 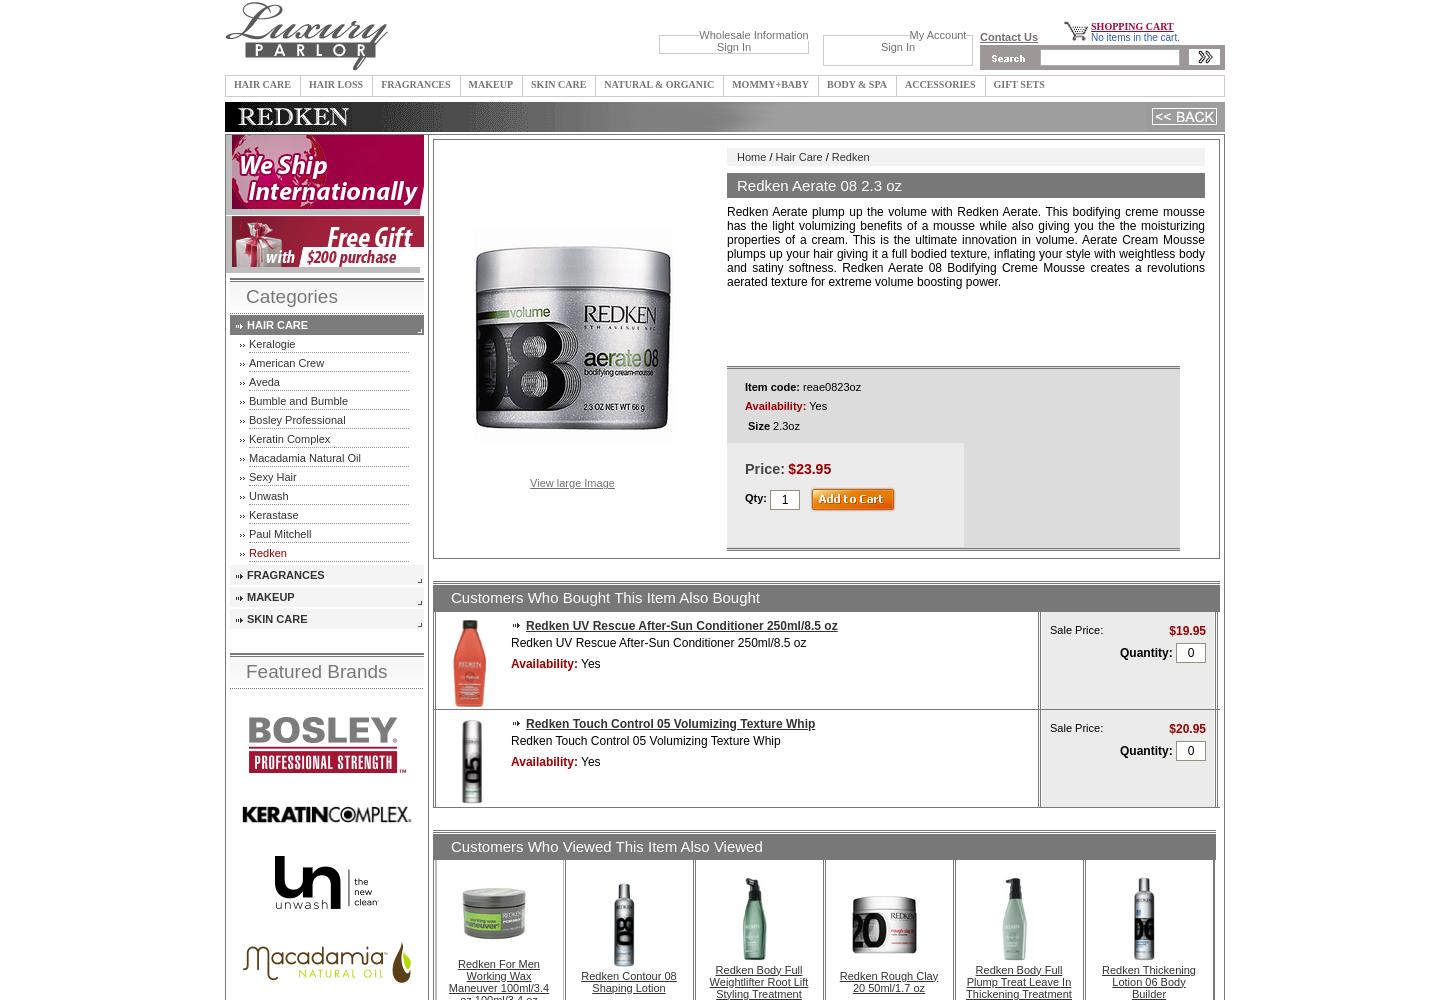 I want to click on 'Macadamia Natural Oil', so click(x=304, y=457).